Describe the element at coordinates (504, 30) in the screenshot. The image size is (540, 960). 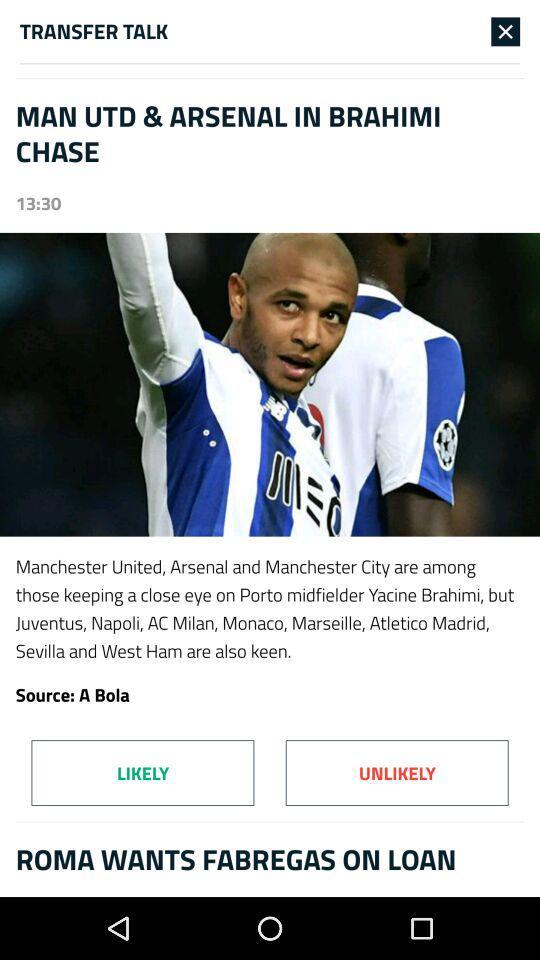
I see `item to the right of the transfer talk item` at that location.